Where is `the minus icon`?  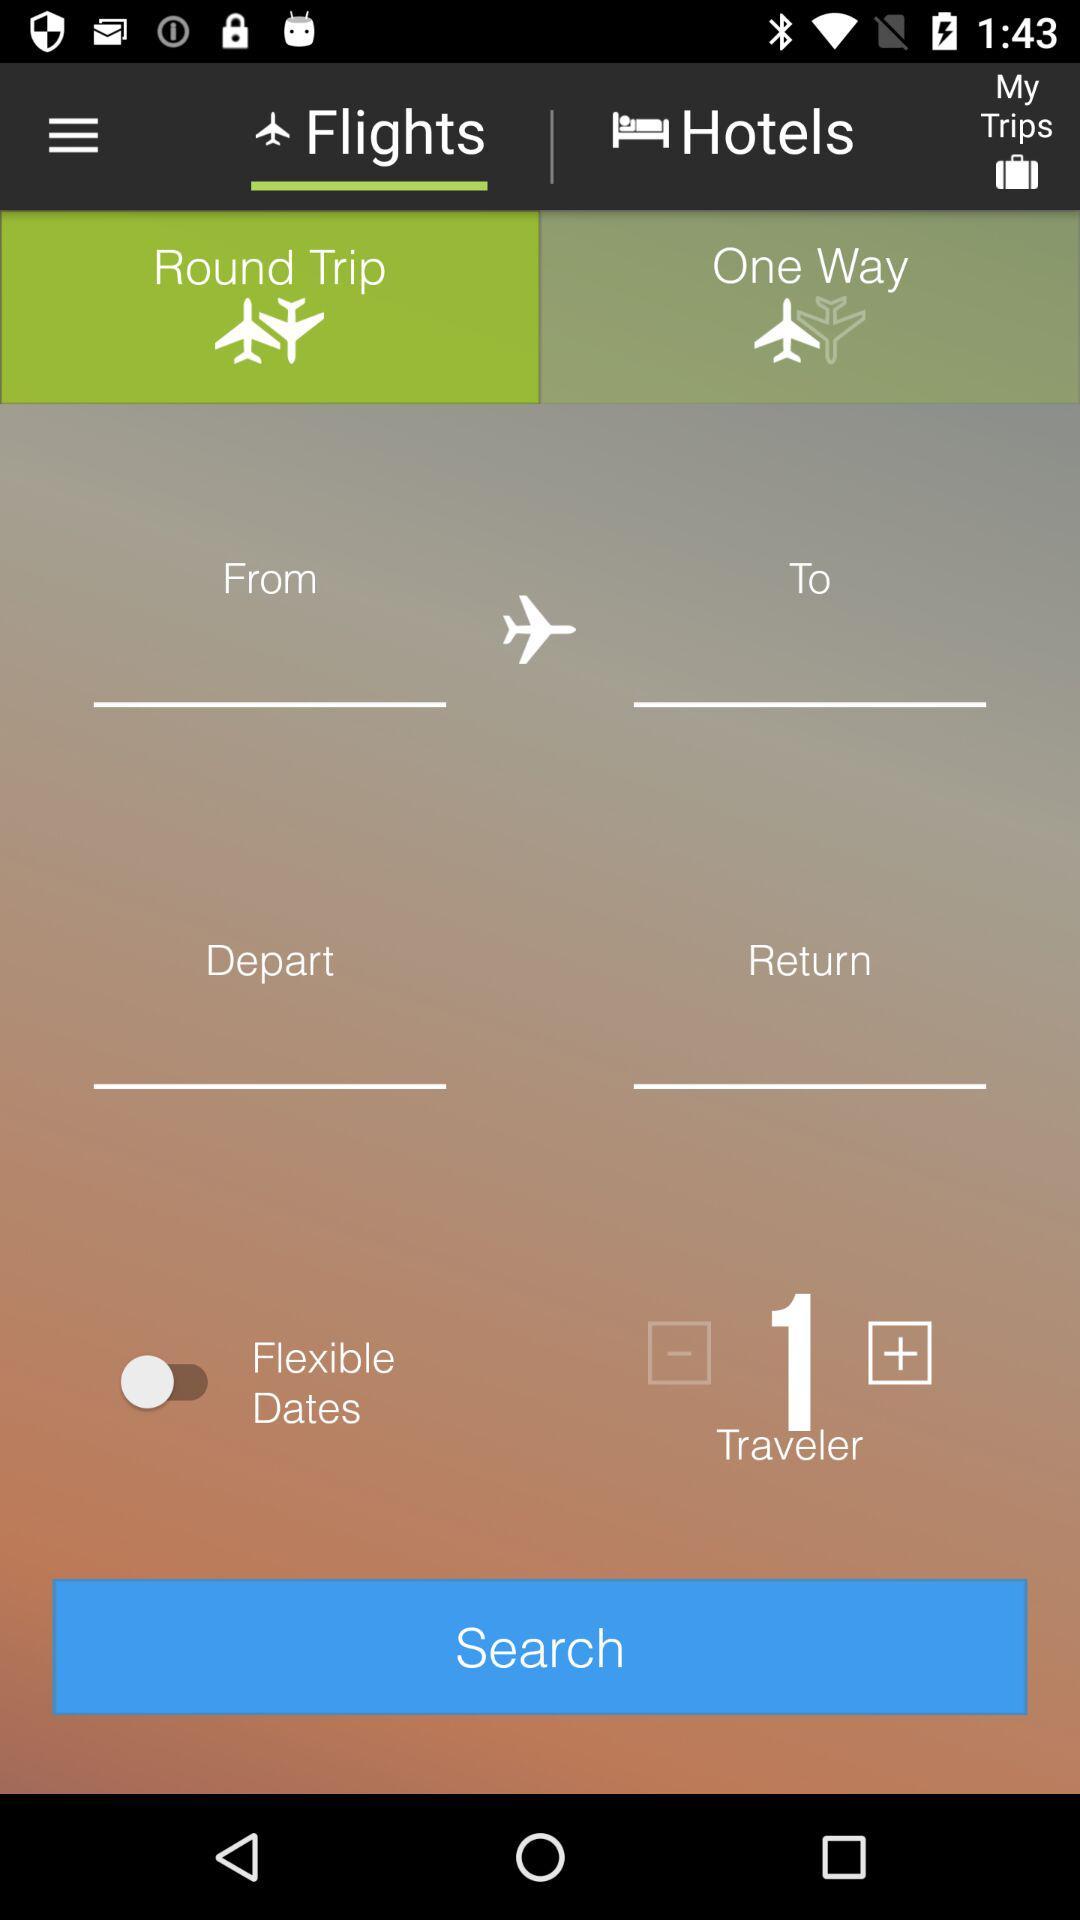 the minus icon is located at coordinates (678, 1353).